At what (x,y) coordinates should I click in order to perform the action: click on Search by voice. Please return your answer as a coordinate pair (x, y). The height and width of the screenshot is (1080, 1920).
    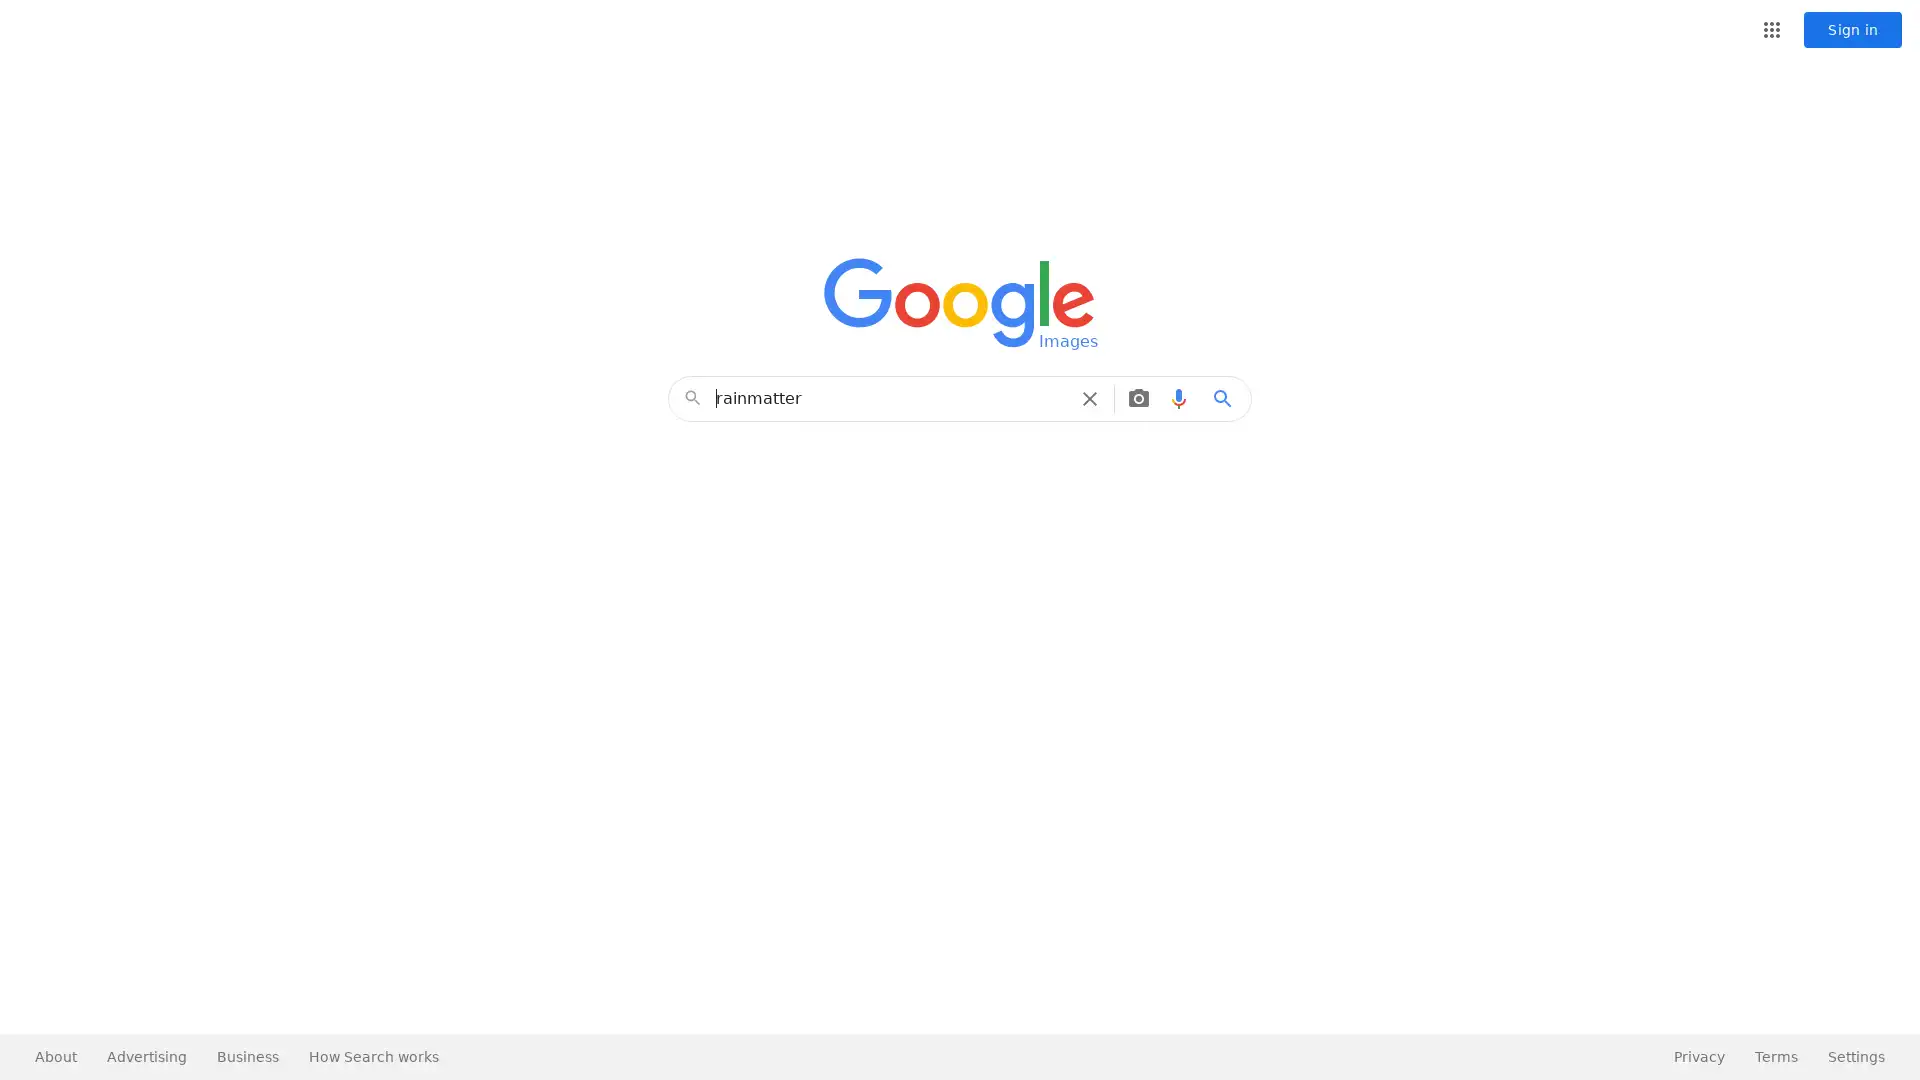
    Looking at the image, I should click on (1179, 398).